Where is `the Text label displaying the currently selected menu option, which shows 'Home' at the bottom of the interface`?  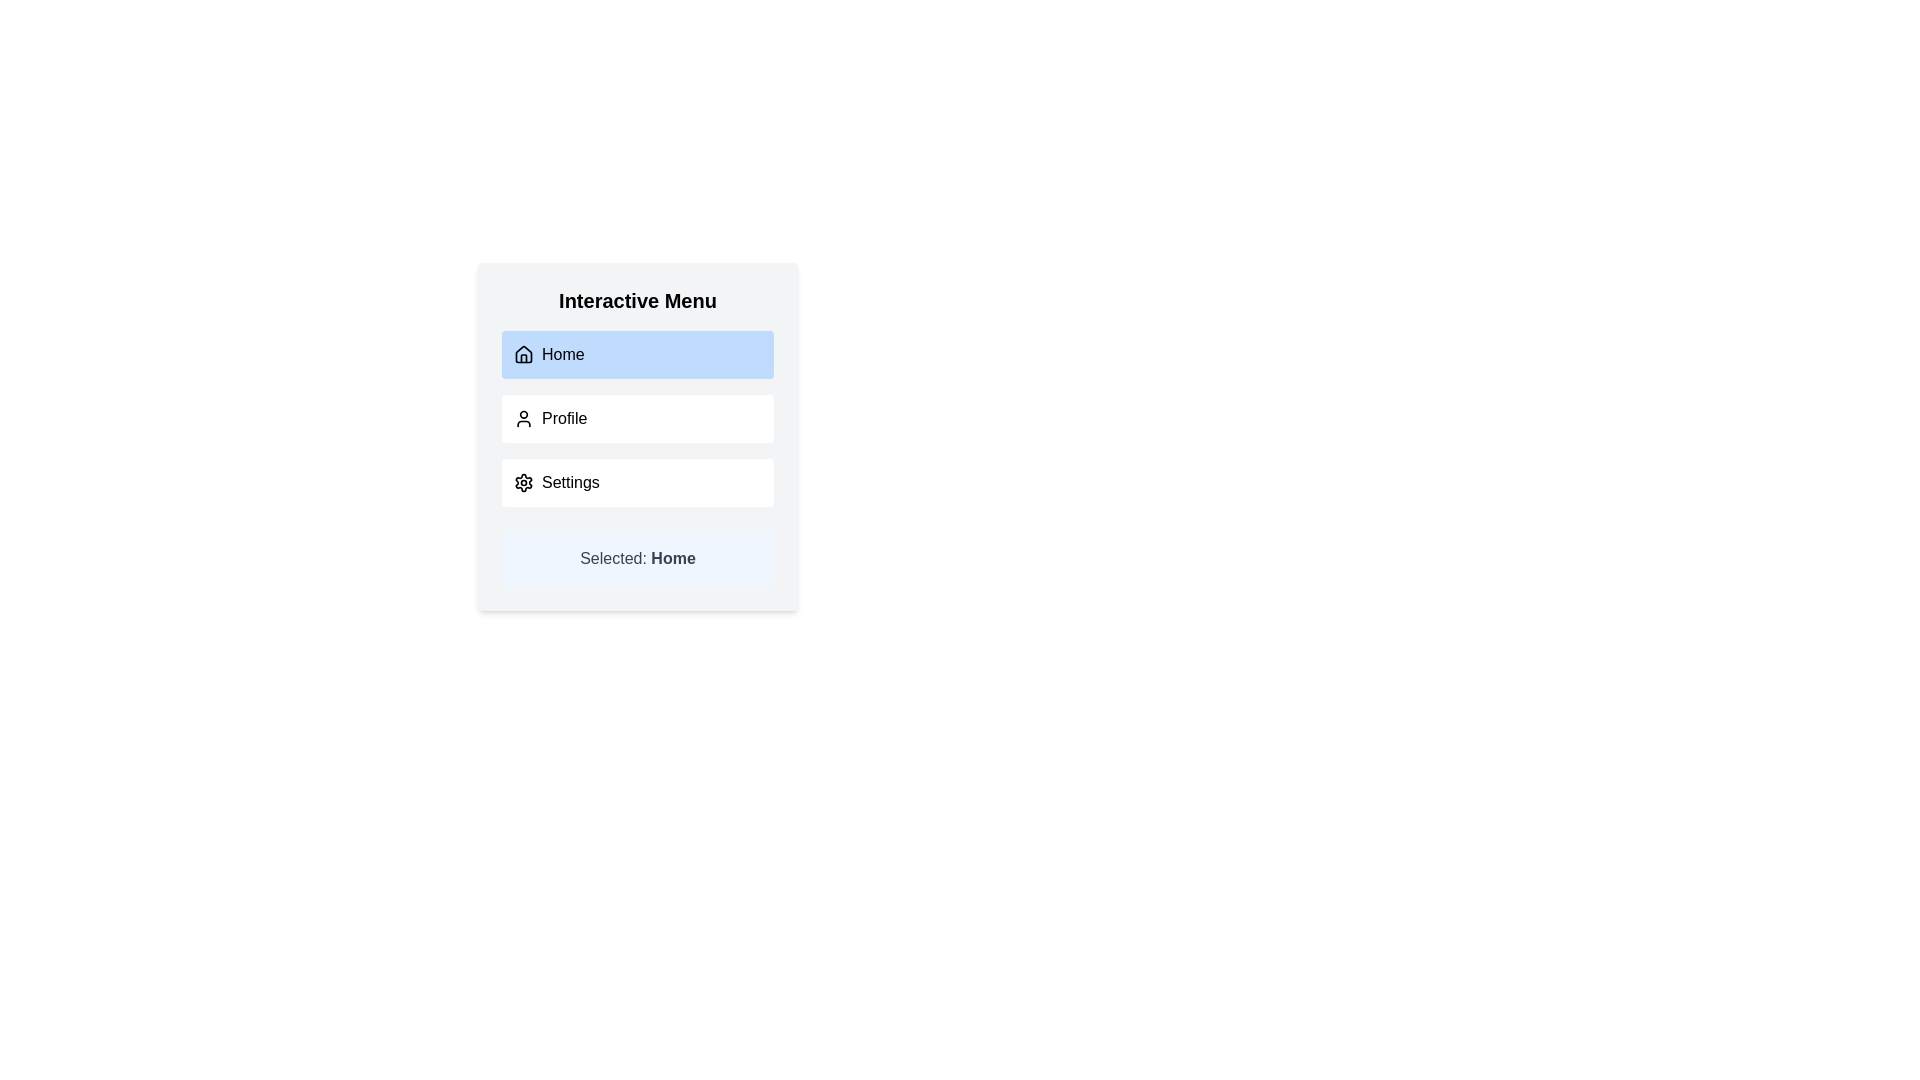 the Text label displaying the currently selected menu option, which shows 'Home' at the bottom of the interface is located at coordinates (673, 558).